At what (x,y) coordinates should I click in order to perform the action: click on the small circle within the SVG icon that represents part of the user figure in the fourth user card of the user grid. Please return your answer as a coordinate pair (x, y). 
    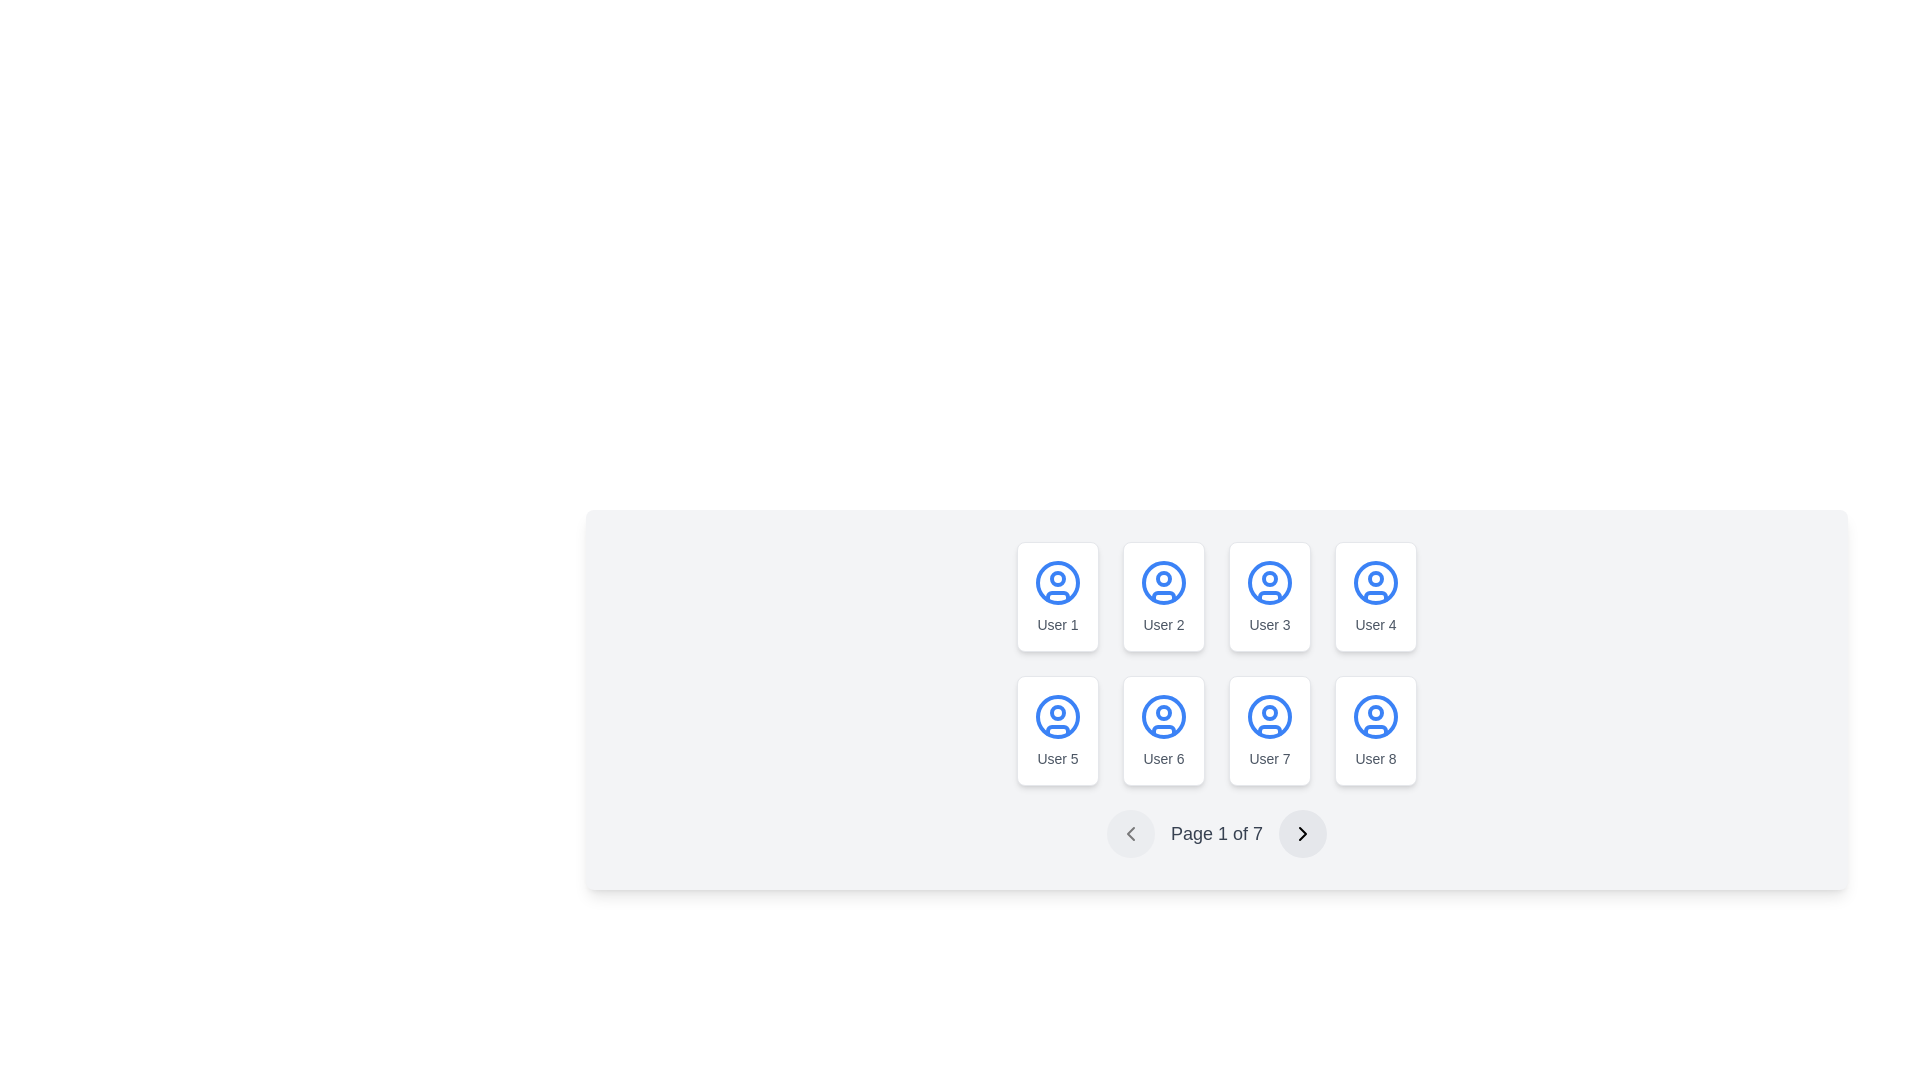
    Looking at the image, I should click on (1375, 578).